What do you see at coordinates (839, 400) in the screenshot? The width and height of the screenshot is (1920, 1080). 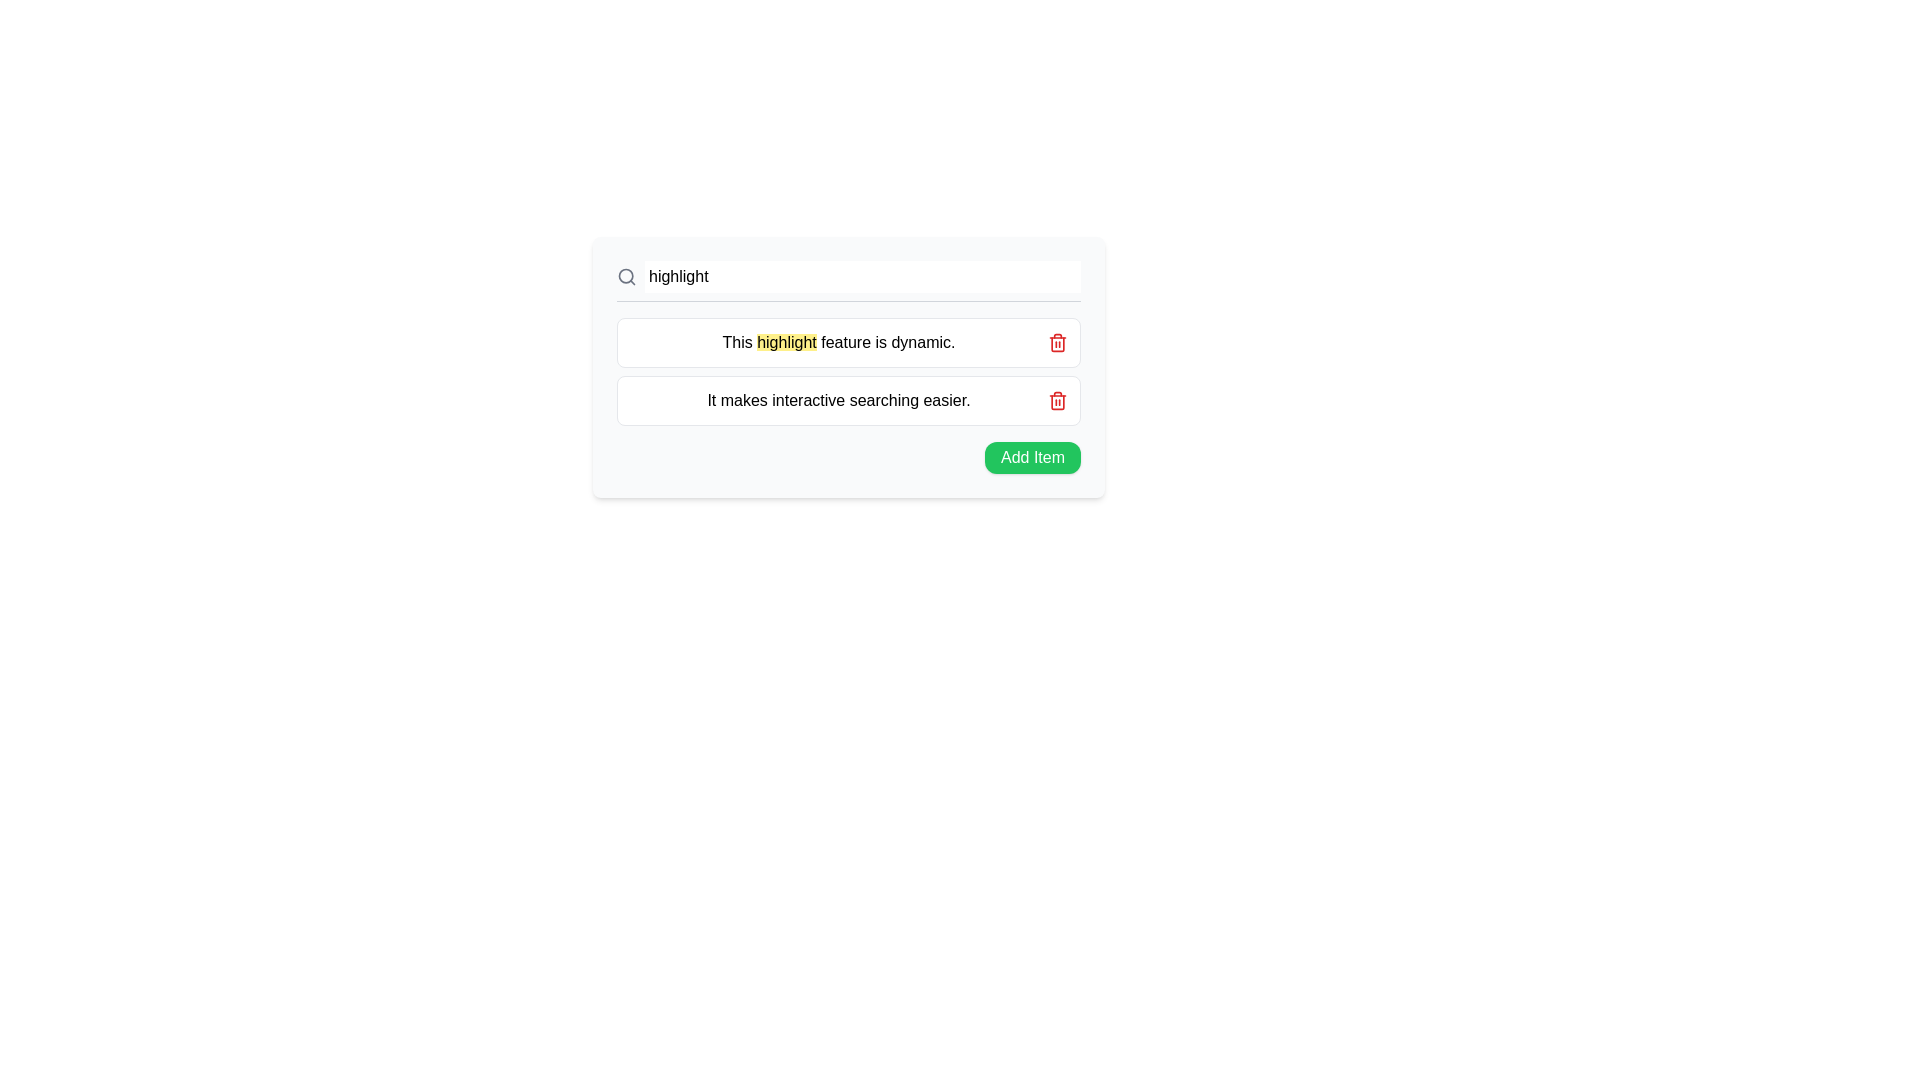 I see `the static text element that reads 'It makes interactive searching easier.' which is the second item in a list of comments` at bounding box center [839, 400].